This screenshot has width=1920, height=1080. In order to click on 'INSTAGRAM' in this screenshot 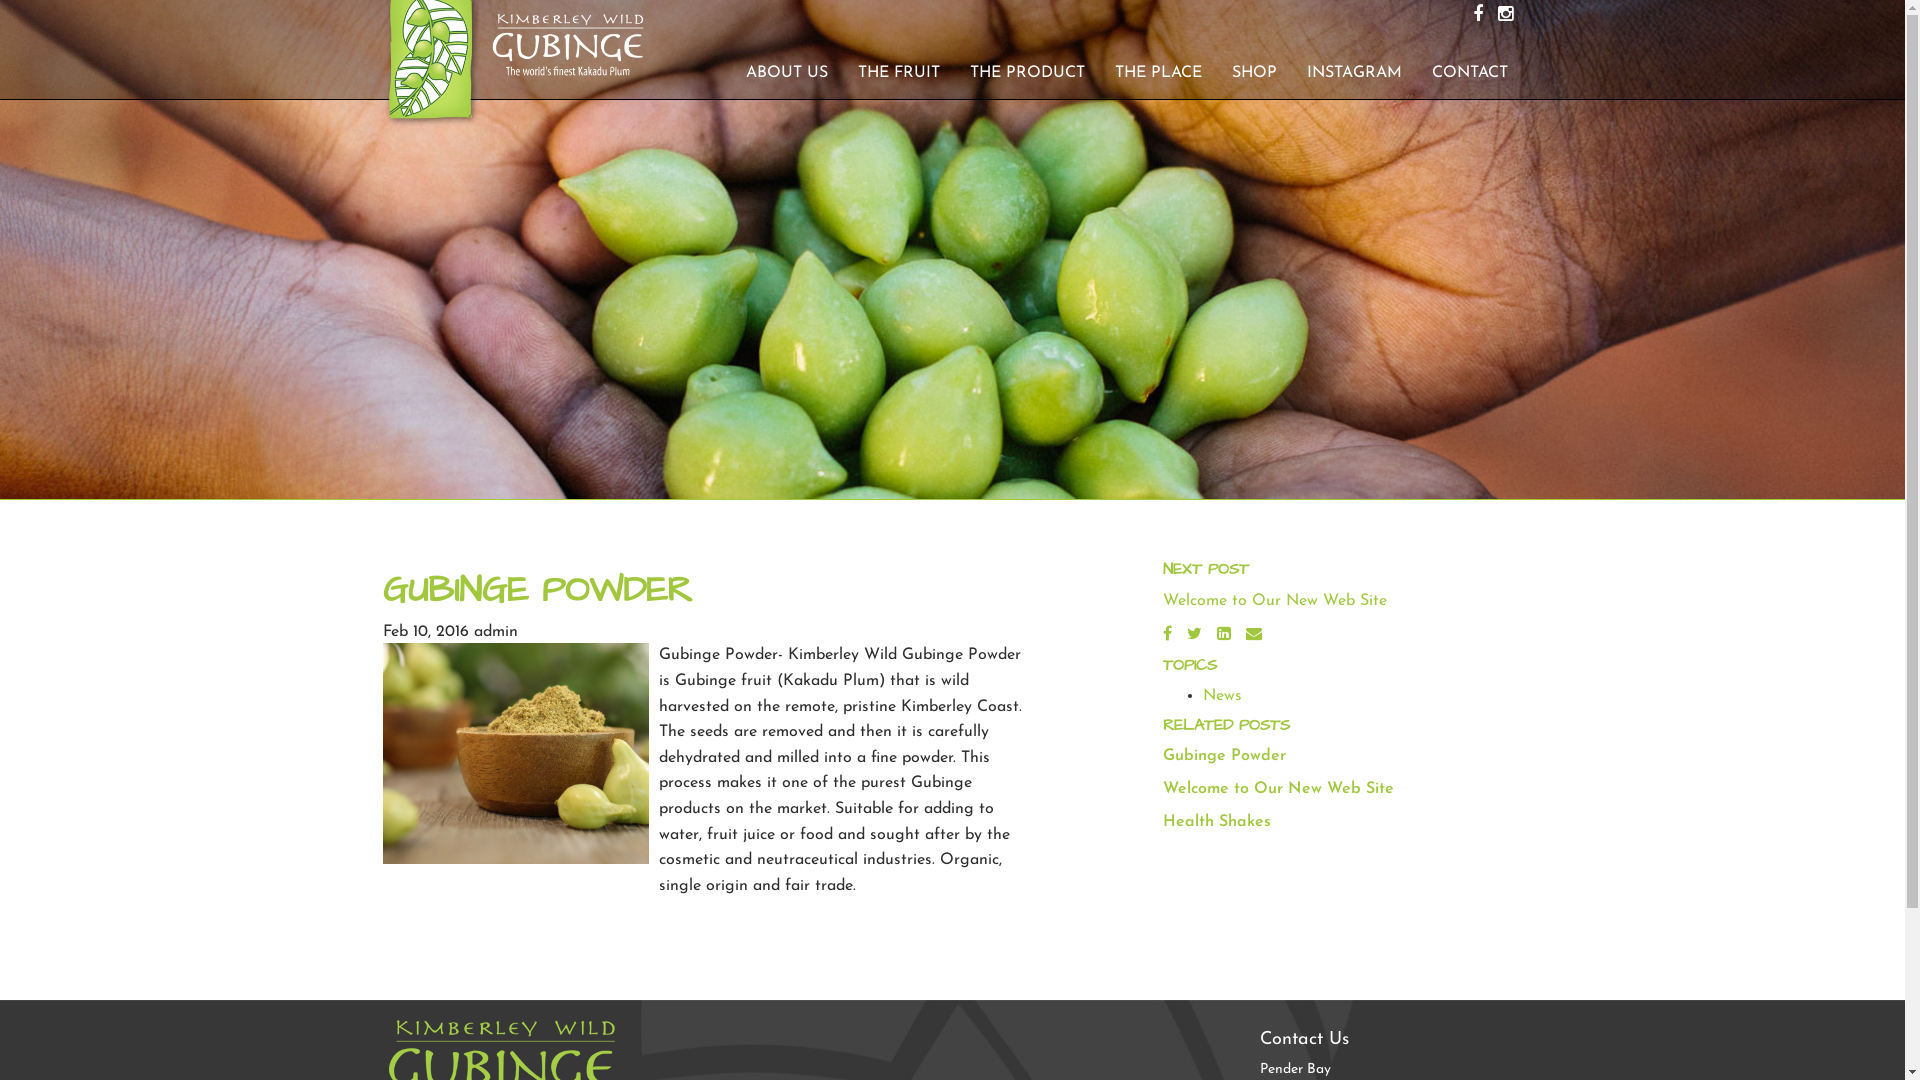, I will do `click(1354, 72)`.